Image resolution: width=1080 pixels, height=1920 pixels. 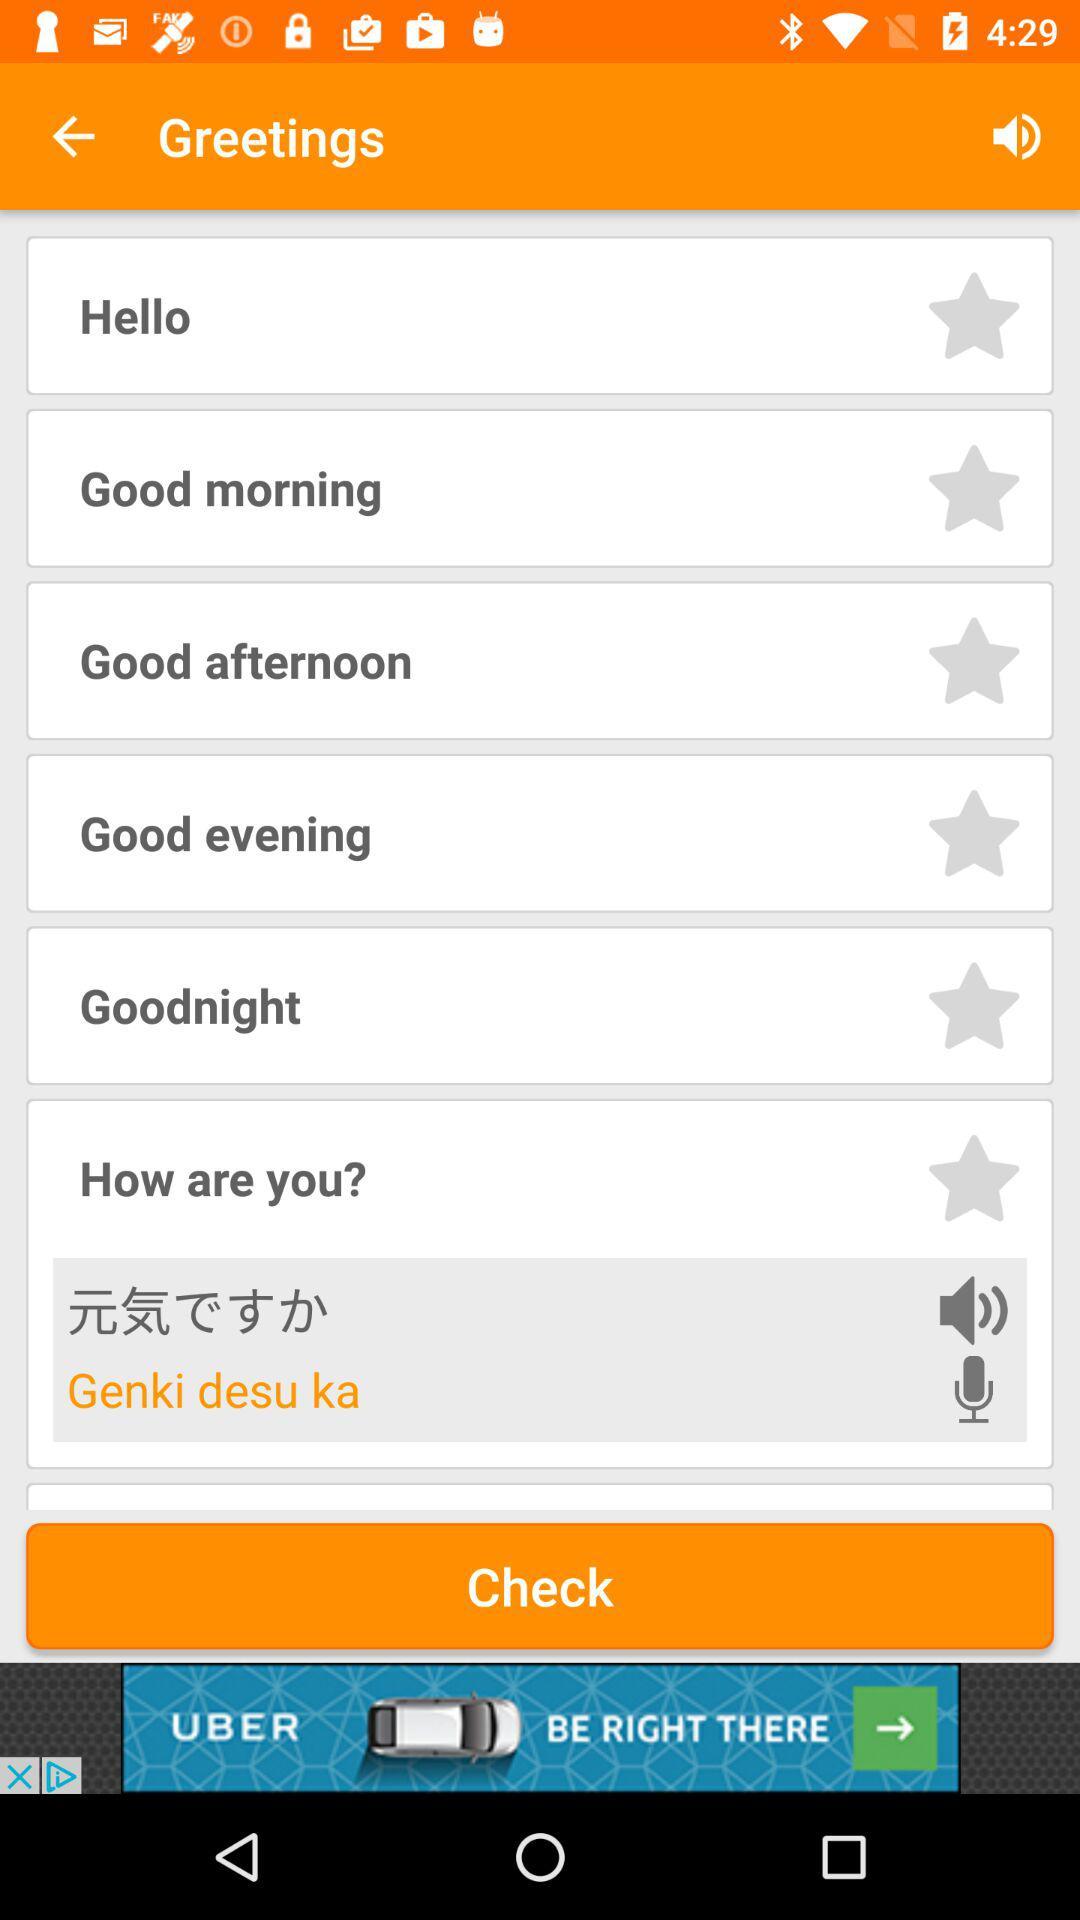 What do you see at coordinates (973, 1178) in the screenshot?
I see `a phrase` at bounding box center [973, 1178].